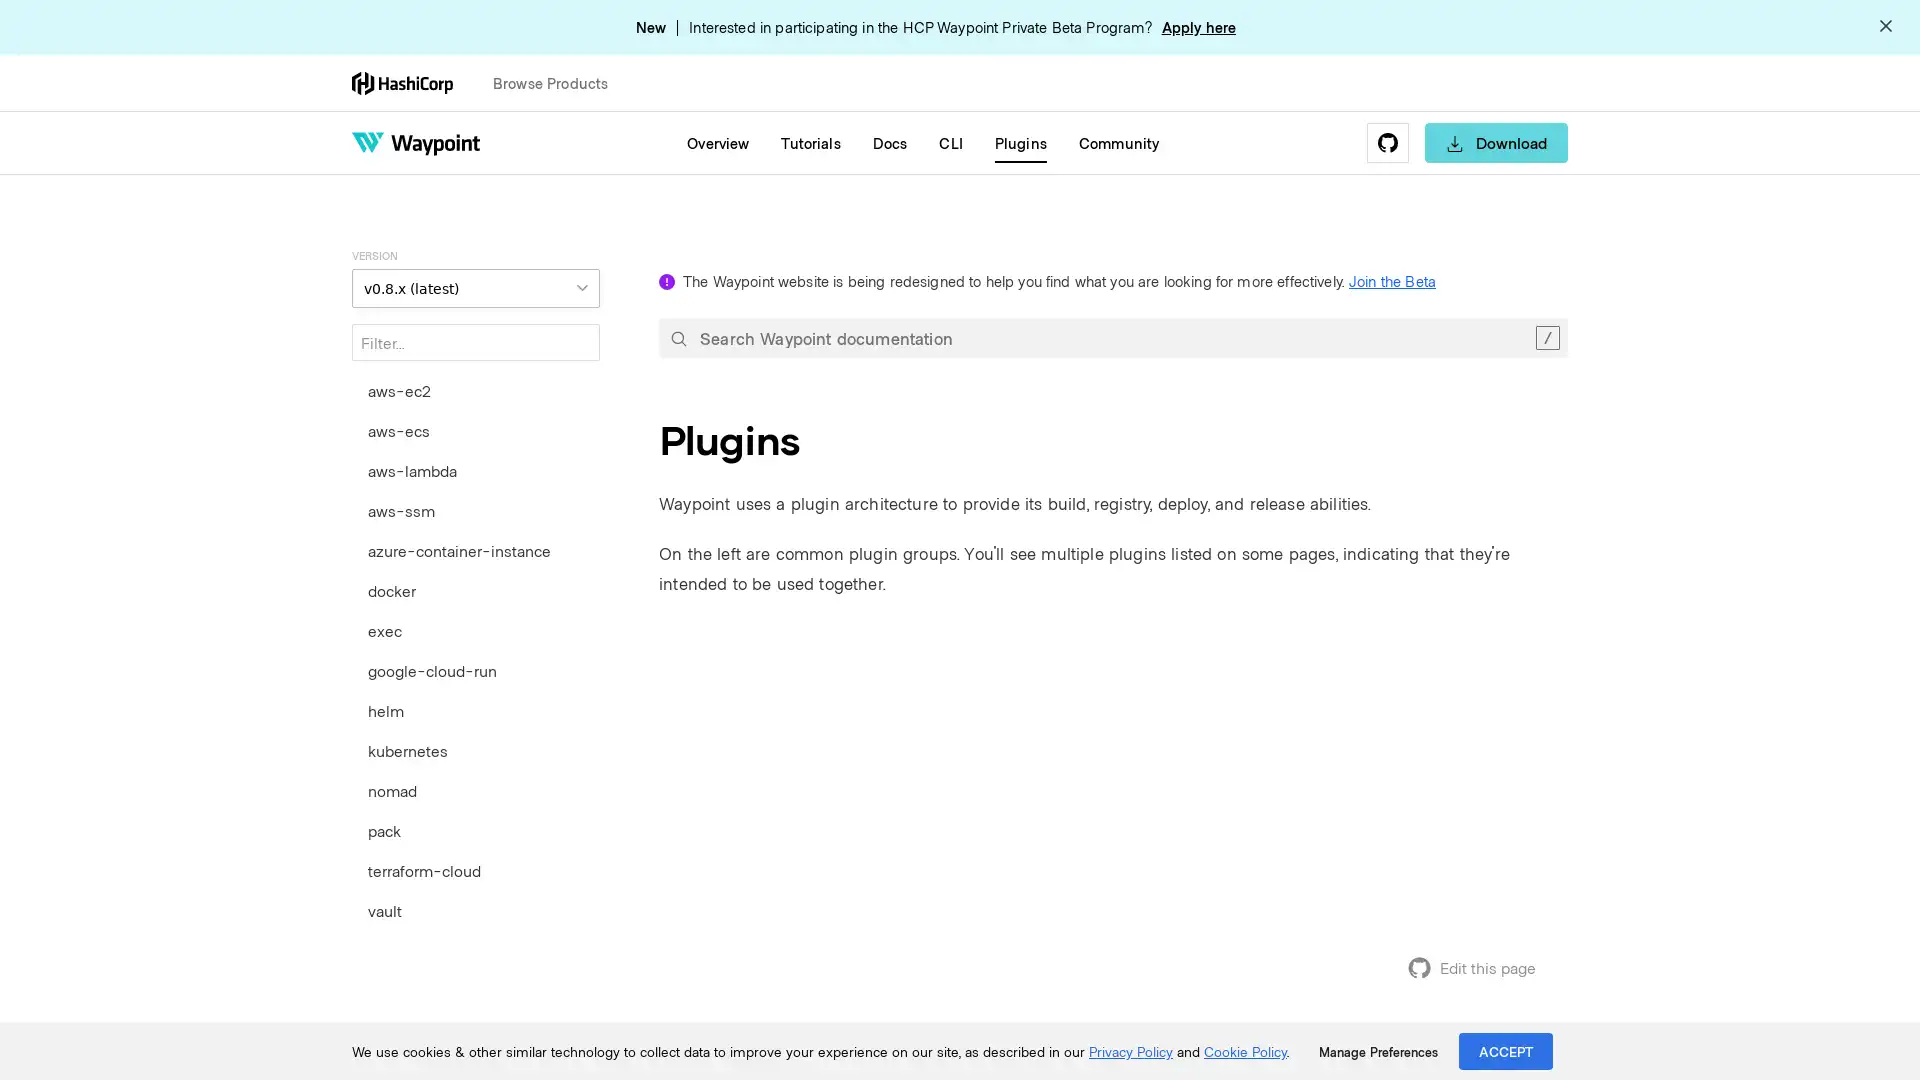 Image resolution: width=1920 pixels, height=1080 pixels. Describe the element at coordinates (559, 82) in the screenshot. I see `Browse Products Open this menu` at that location.